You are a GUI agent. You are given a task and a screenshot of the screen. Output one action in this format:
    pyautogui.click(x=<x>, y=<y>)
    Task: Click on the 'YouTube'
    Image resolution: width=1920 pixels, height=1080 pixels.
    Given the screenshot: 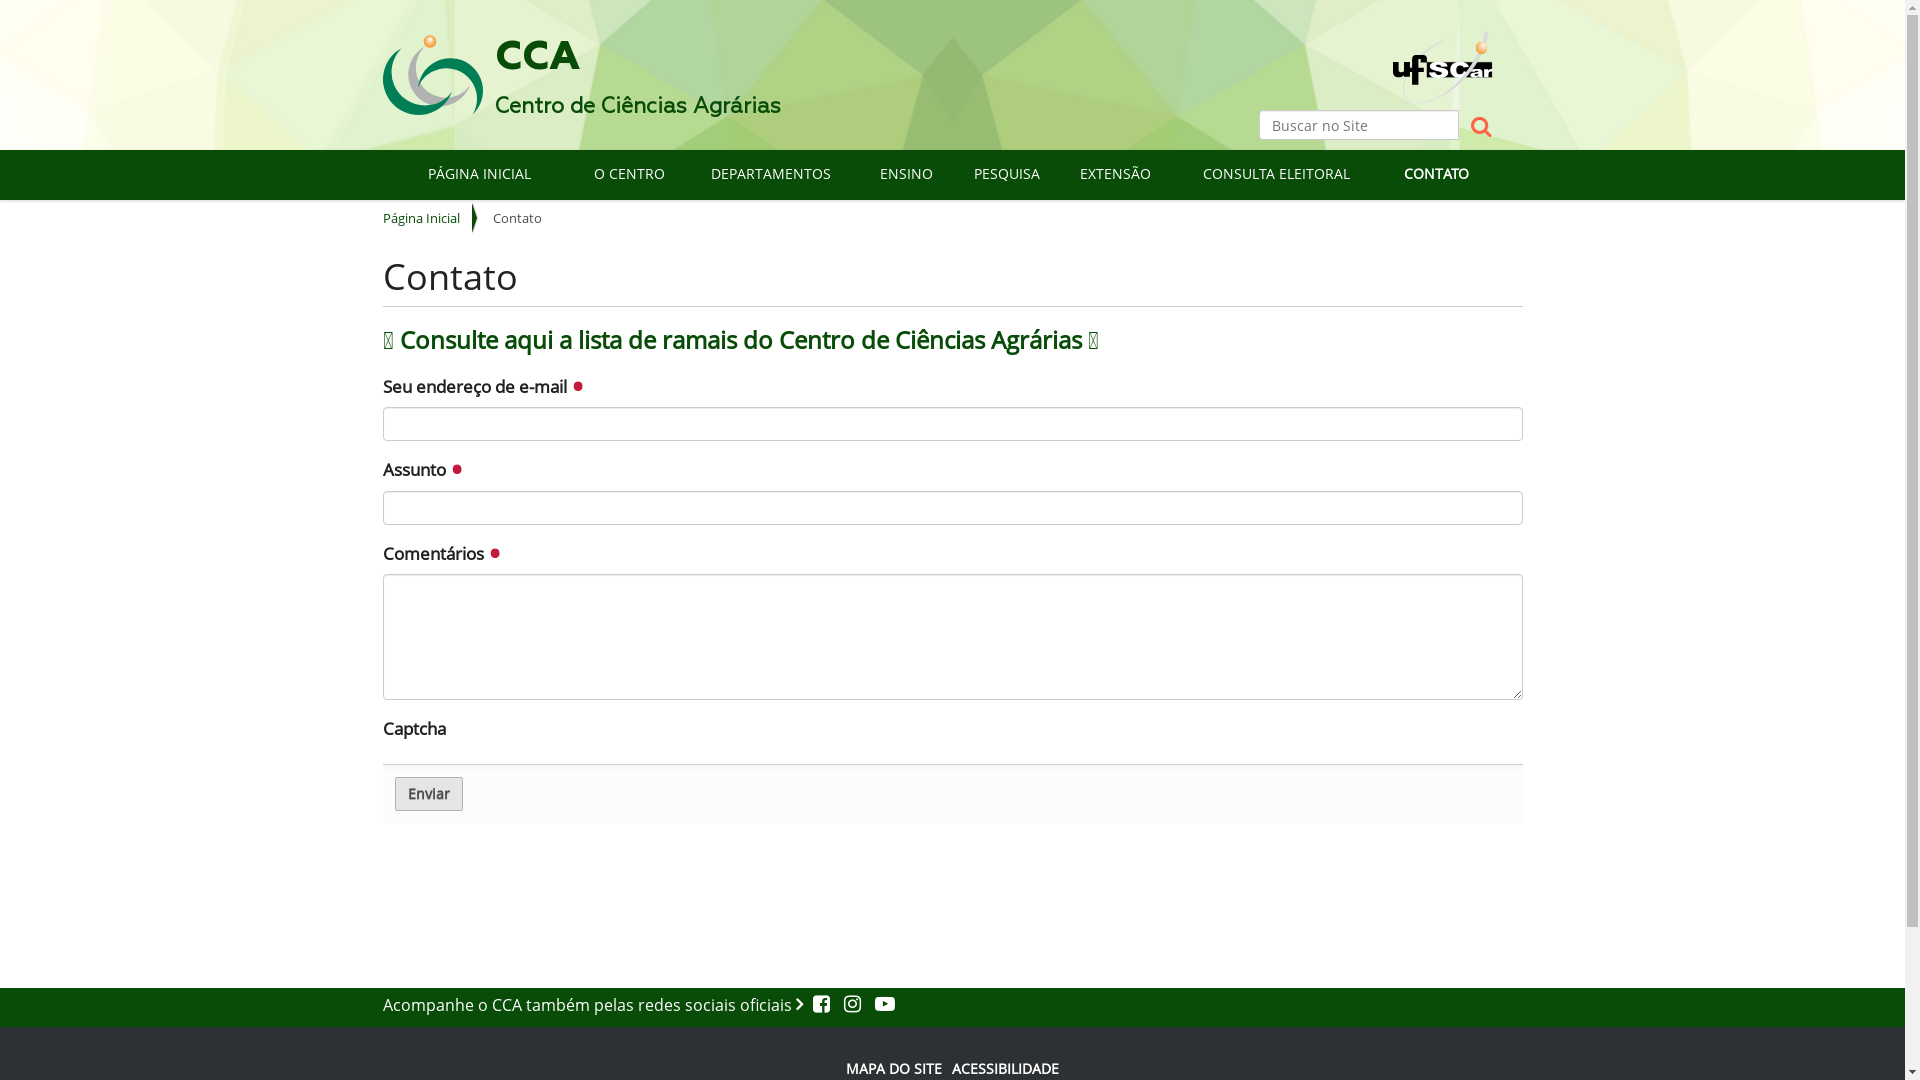 What is the action you would take?
    pyautogui.click(x=878, y=1005)
    